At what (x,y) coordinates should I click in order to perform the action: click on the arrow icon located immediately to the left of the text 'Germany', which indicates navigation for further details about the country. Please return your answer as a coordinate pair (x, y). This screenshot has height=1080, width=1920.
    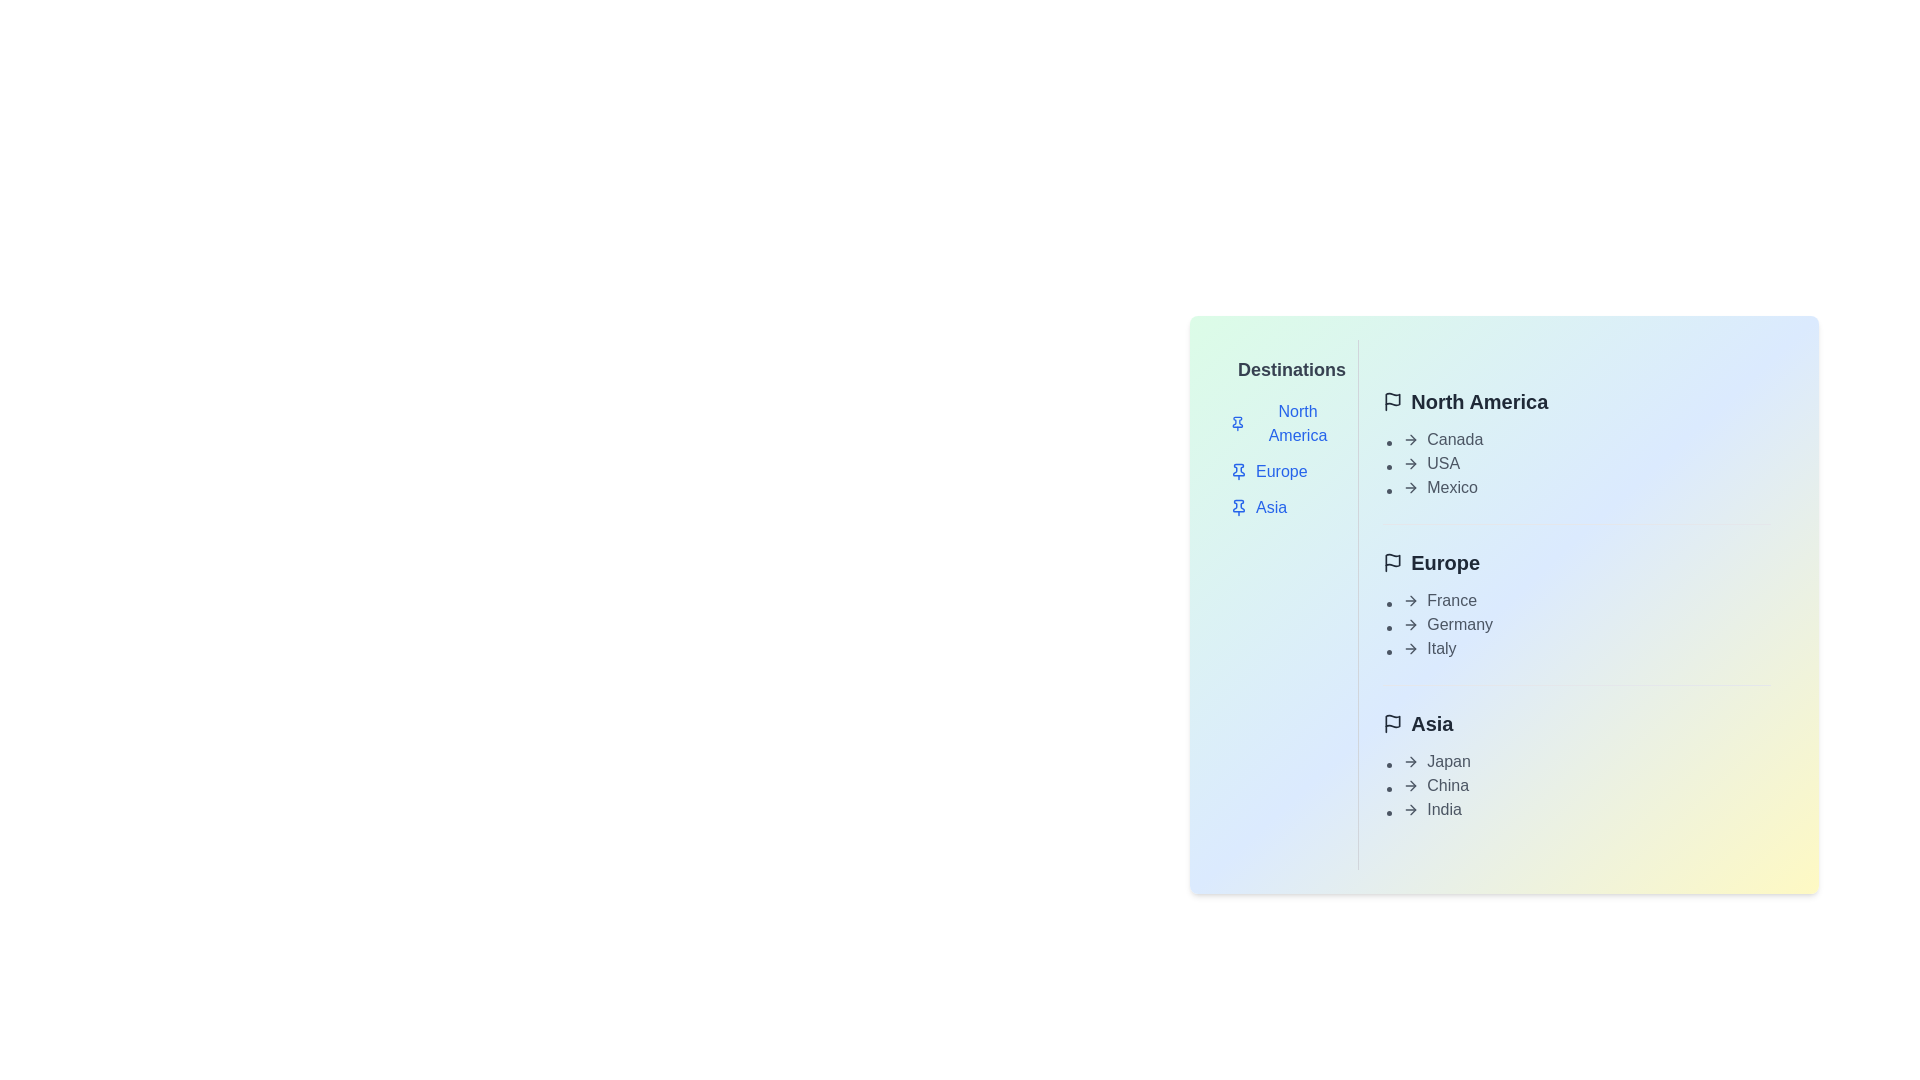
    Looking at the image, I should click on (1410, 623).